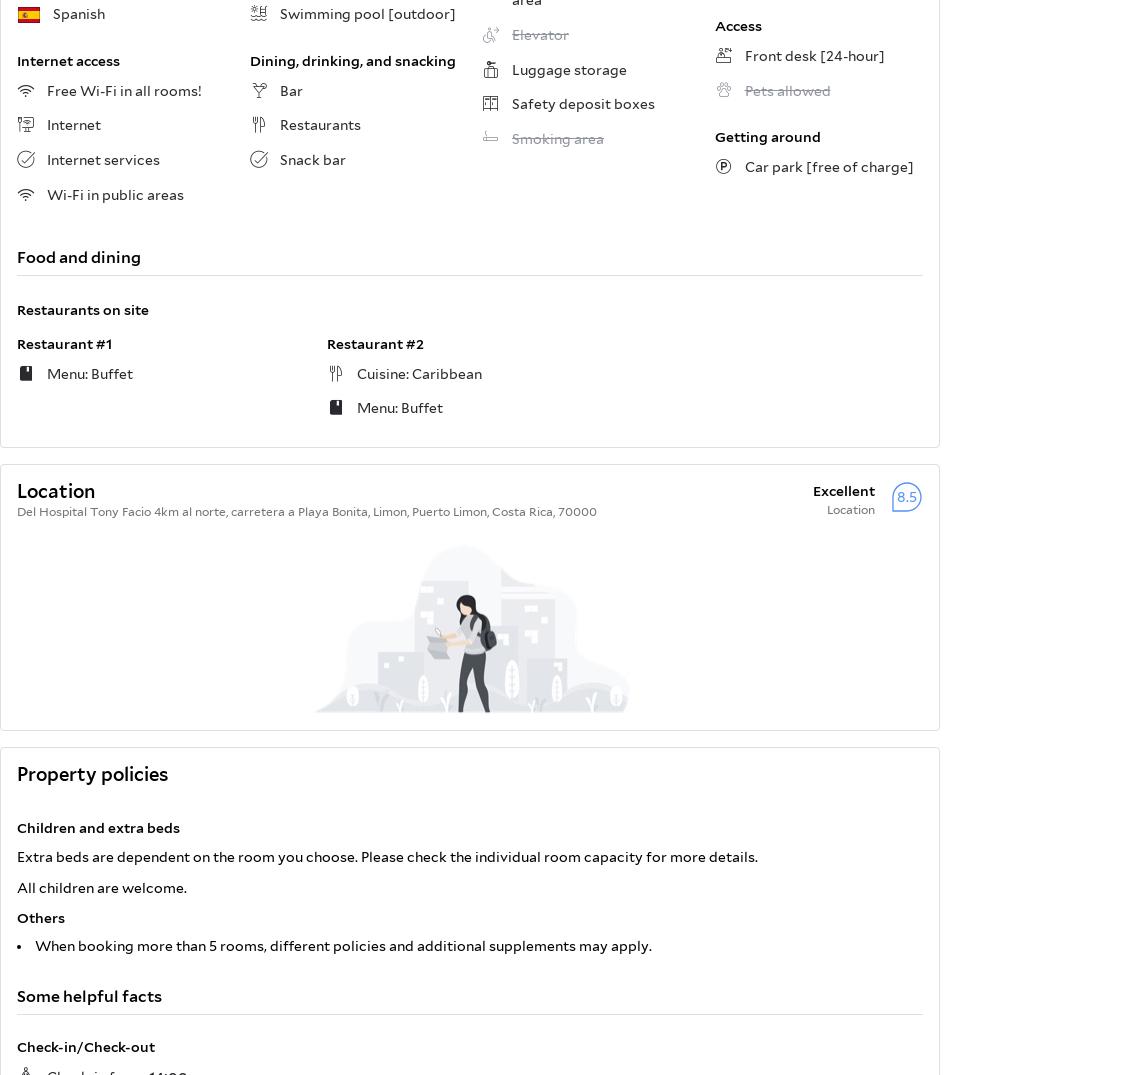 The image size is (1132, 1075). What do you see at coordinates (68, 59) in the screenshot?
I see `'Internet access'` at bounding box center [68, 59].